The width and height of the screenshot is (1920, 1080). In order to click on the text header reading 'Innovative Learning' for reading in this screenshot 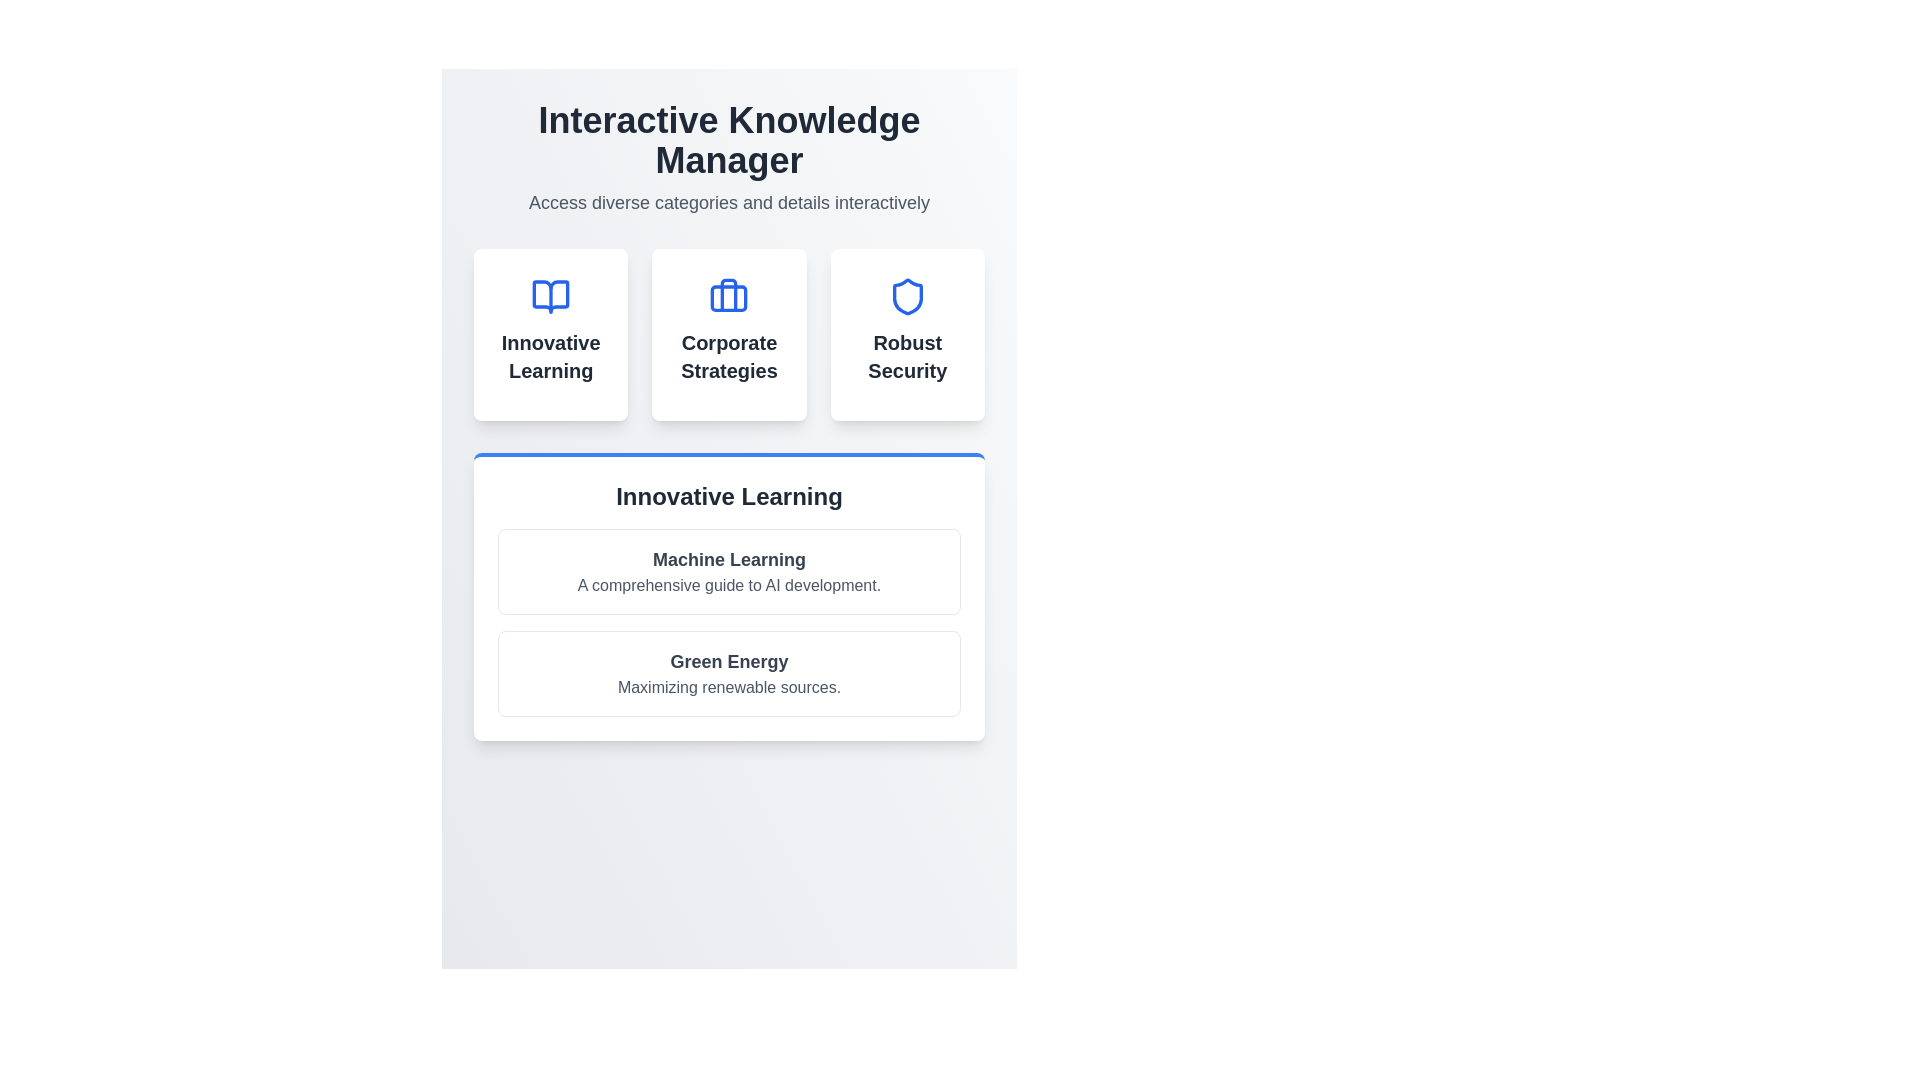, I will do `click(728, 496)`.